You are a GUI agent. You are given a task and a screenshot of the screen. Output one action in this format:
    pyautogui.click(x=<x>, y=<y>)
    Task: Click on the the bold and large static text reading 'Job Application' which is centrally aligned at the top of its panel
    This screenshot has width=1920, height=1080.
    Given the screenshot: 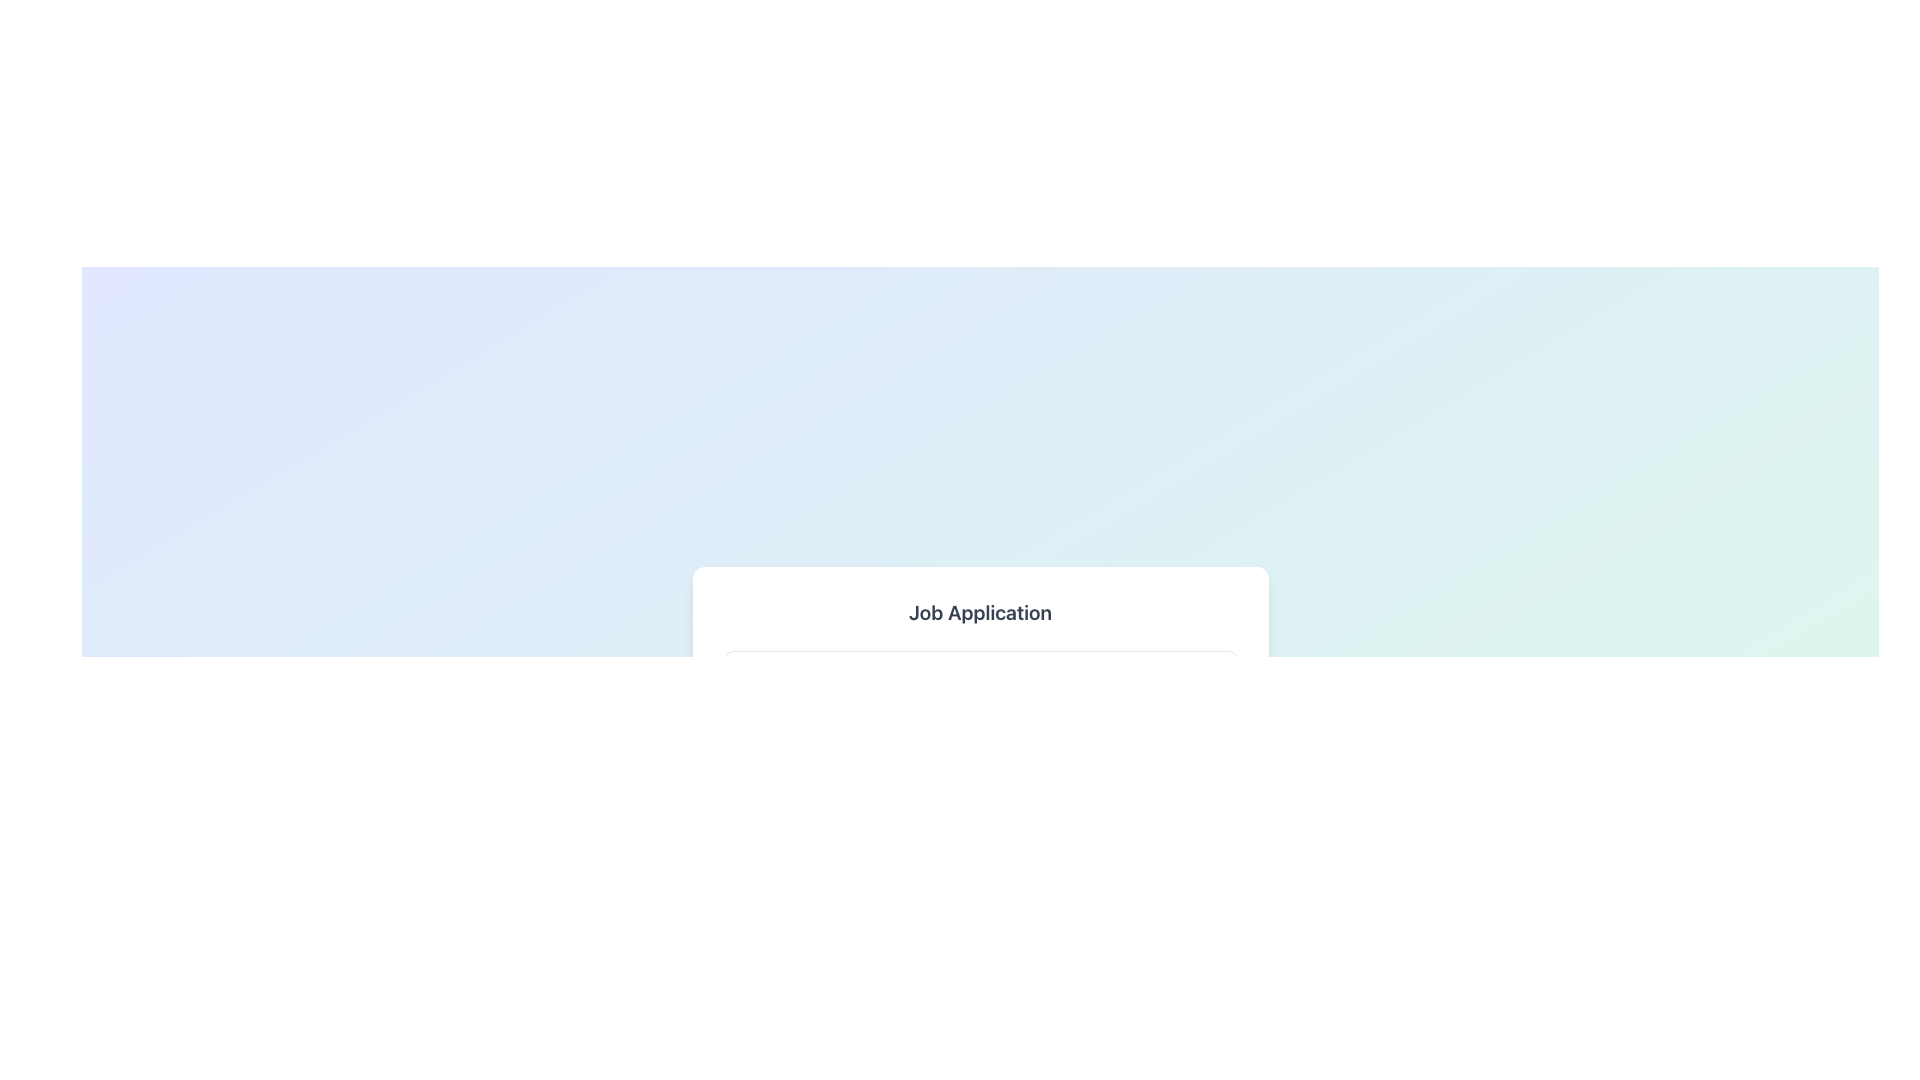 What is the action you would take?
    pyautogui.click(x=980, y=612)
    